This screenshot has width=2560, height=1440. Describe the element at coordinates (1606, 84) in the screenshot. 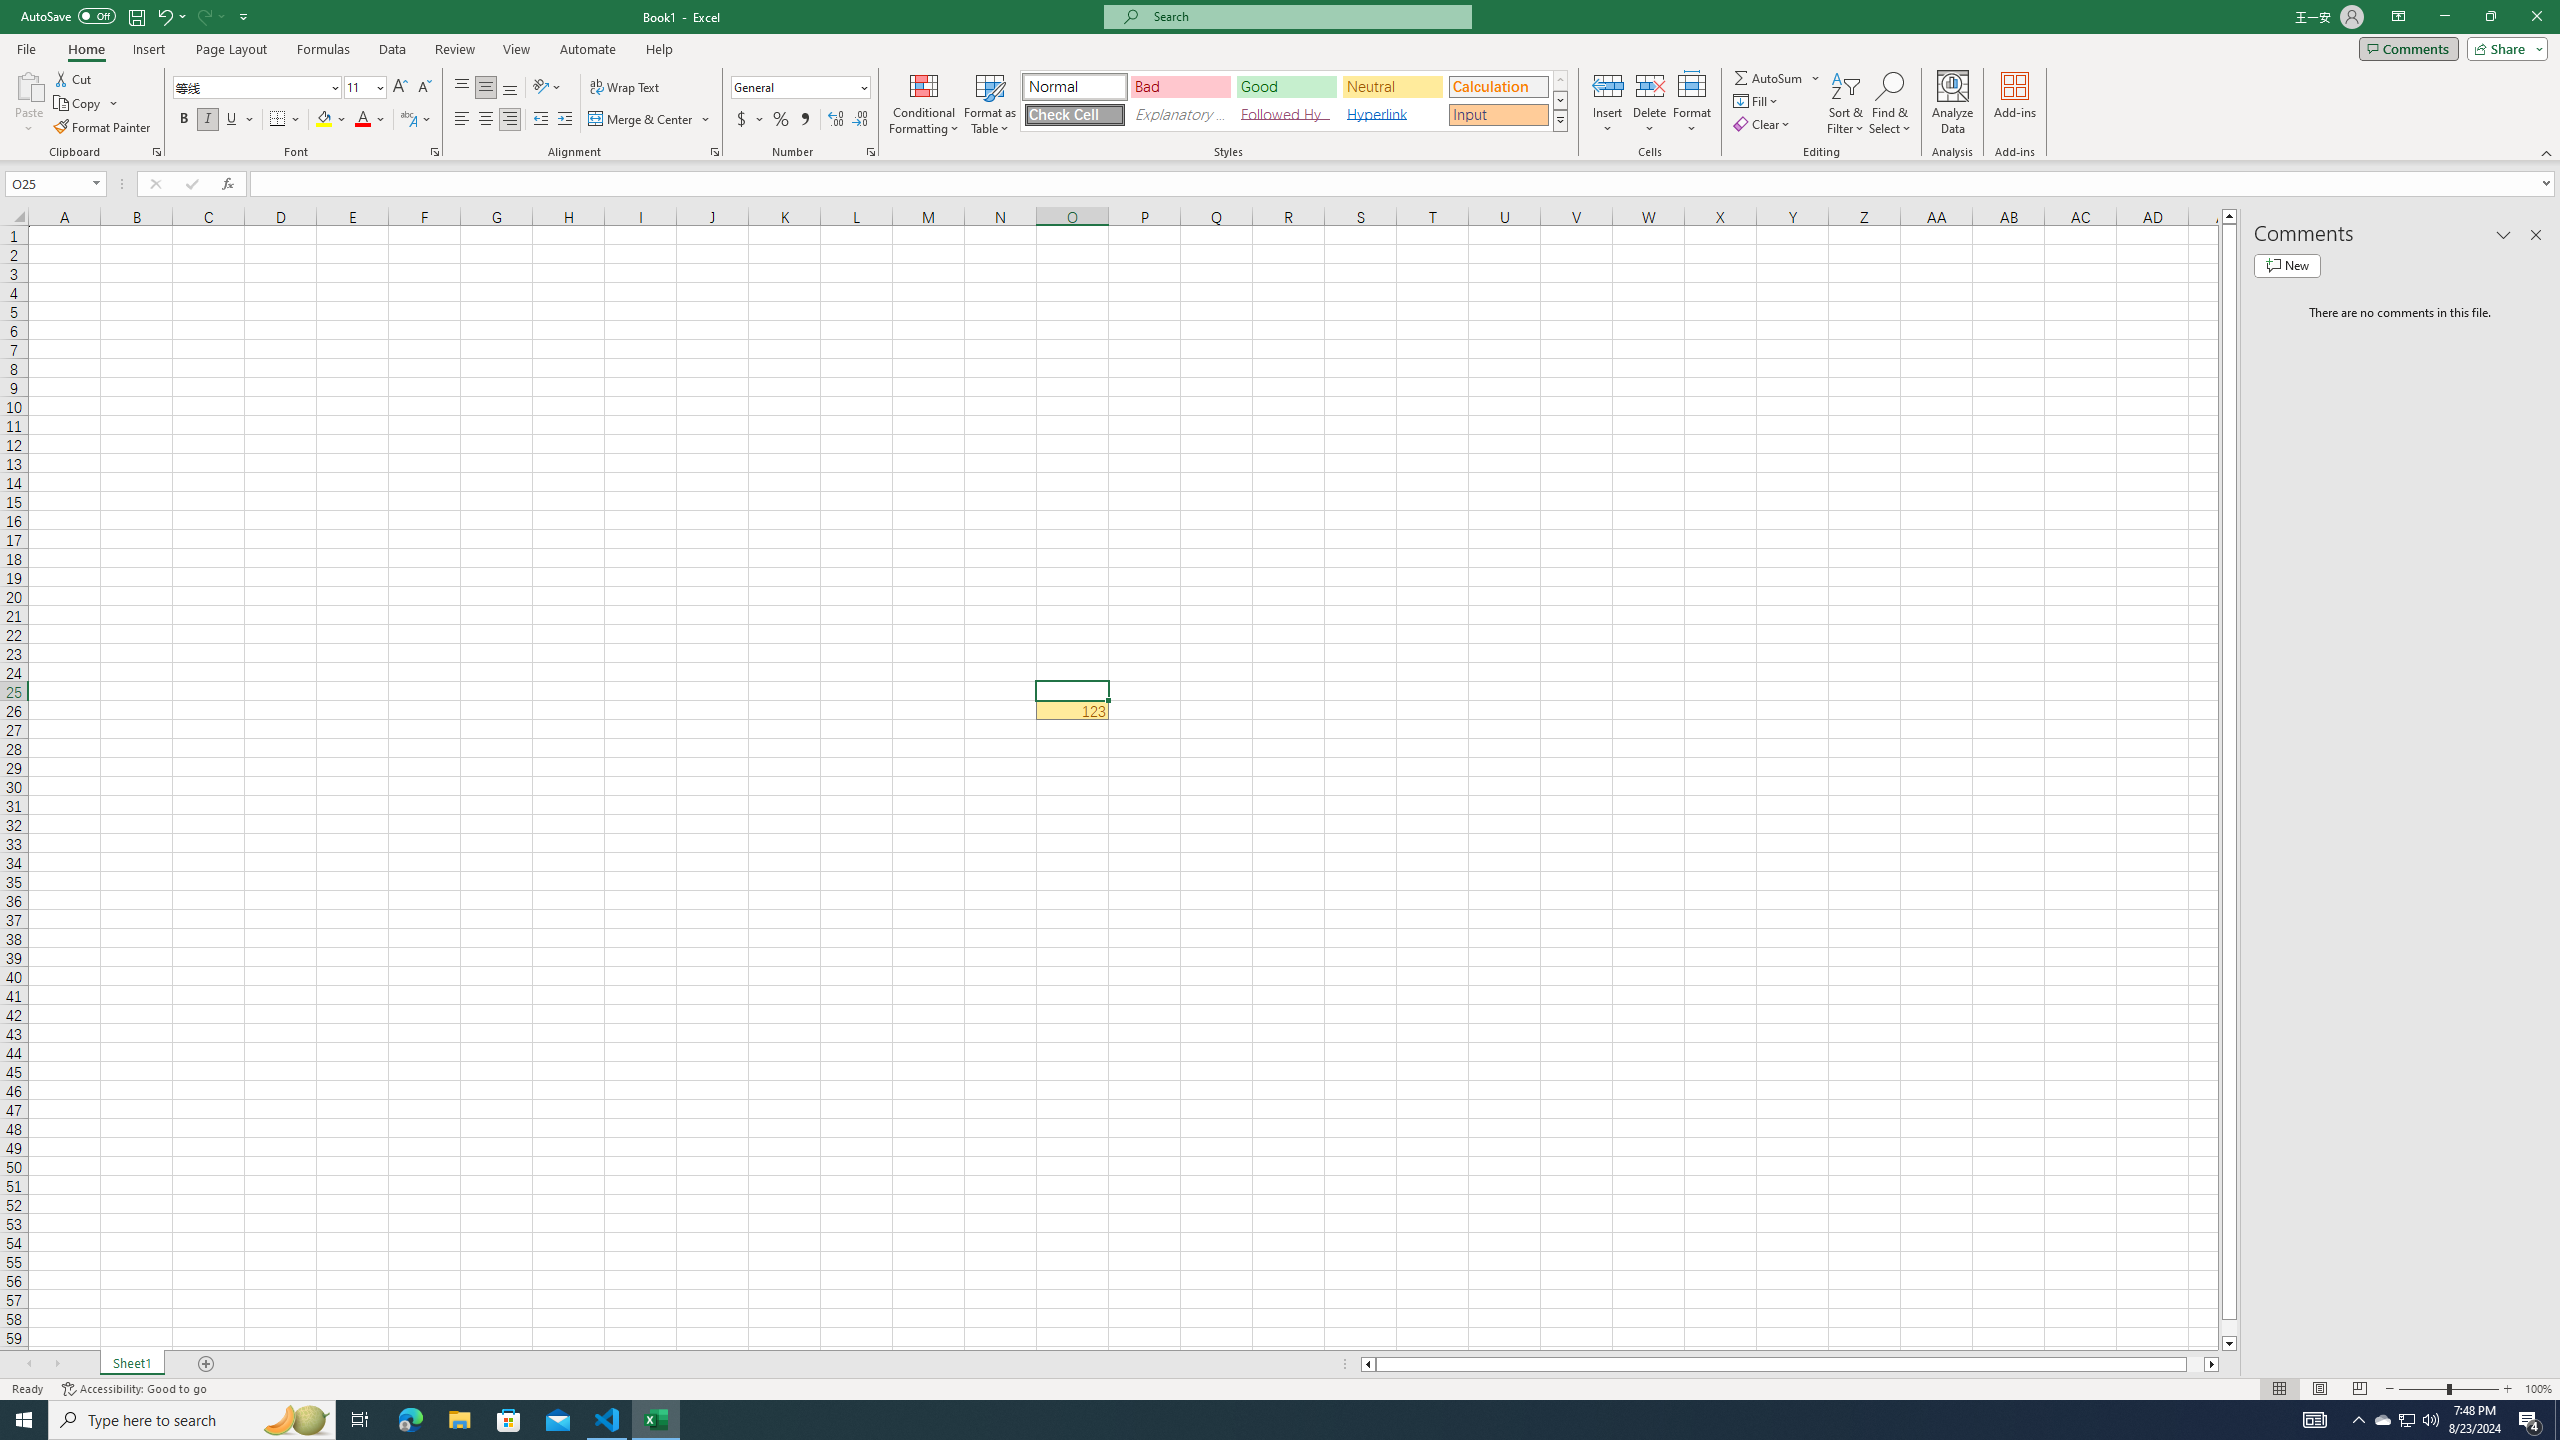

I see `'Insert Cells'` at that location.